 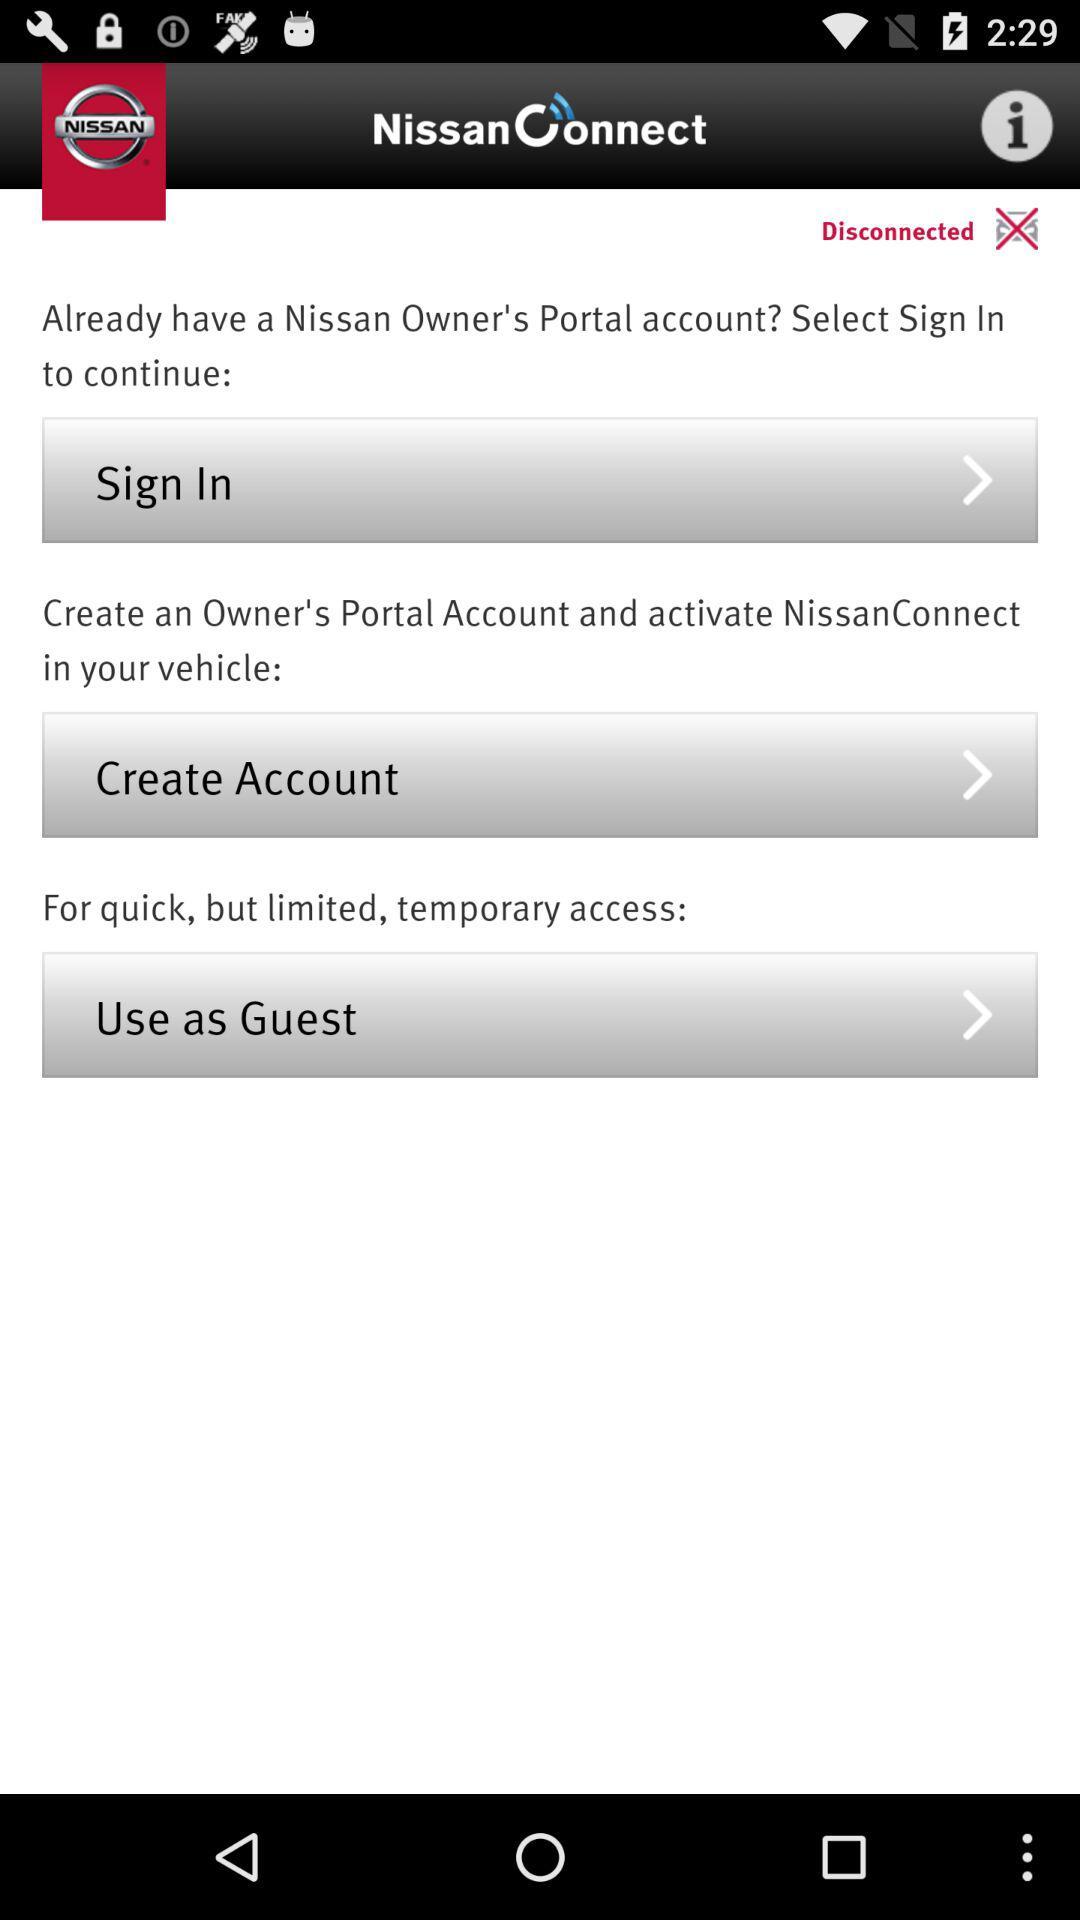 What do you see at coordinates (540, 1014) in the screenshot?
I see `use as guest` at bounding box center [540, 1014].